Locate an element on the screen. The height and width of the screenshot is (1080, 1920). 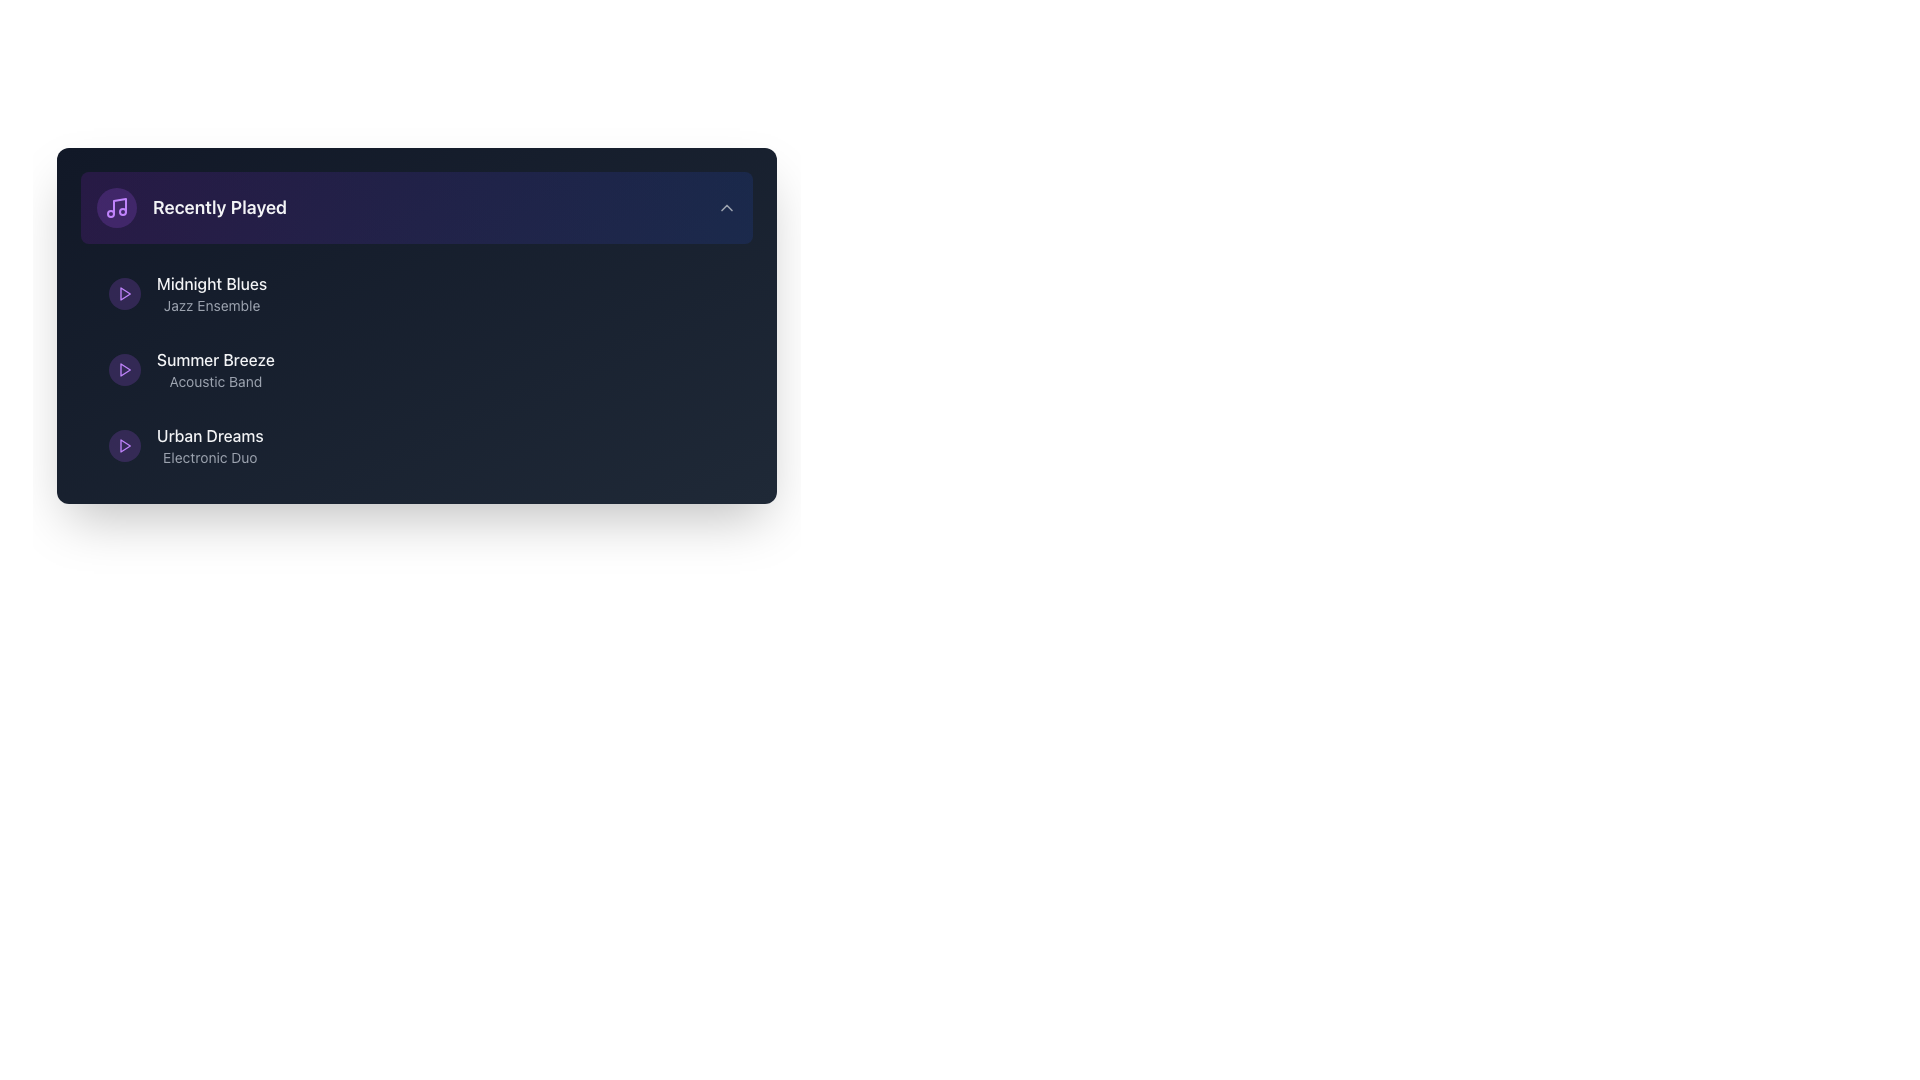
the text label that reads 'Midnight Blues' in bold white and 'Jazz Ensemble' in gray, which is positioned to the right of a circular purple play icon in the 'Recently Played' section is located at coordinates (187, 293).